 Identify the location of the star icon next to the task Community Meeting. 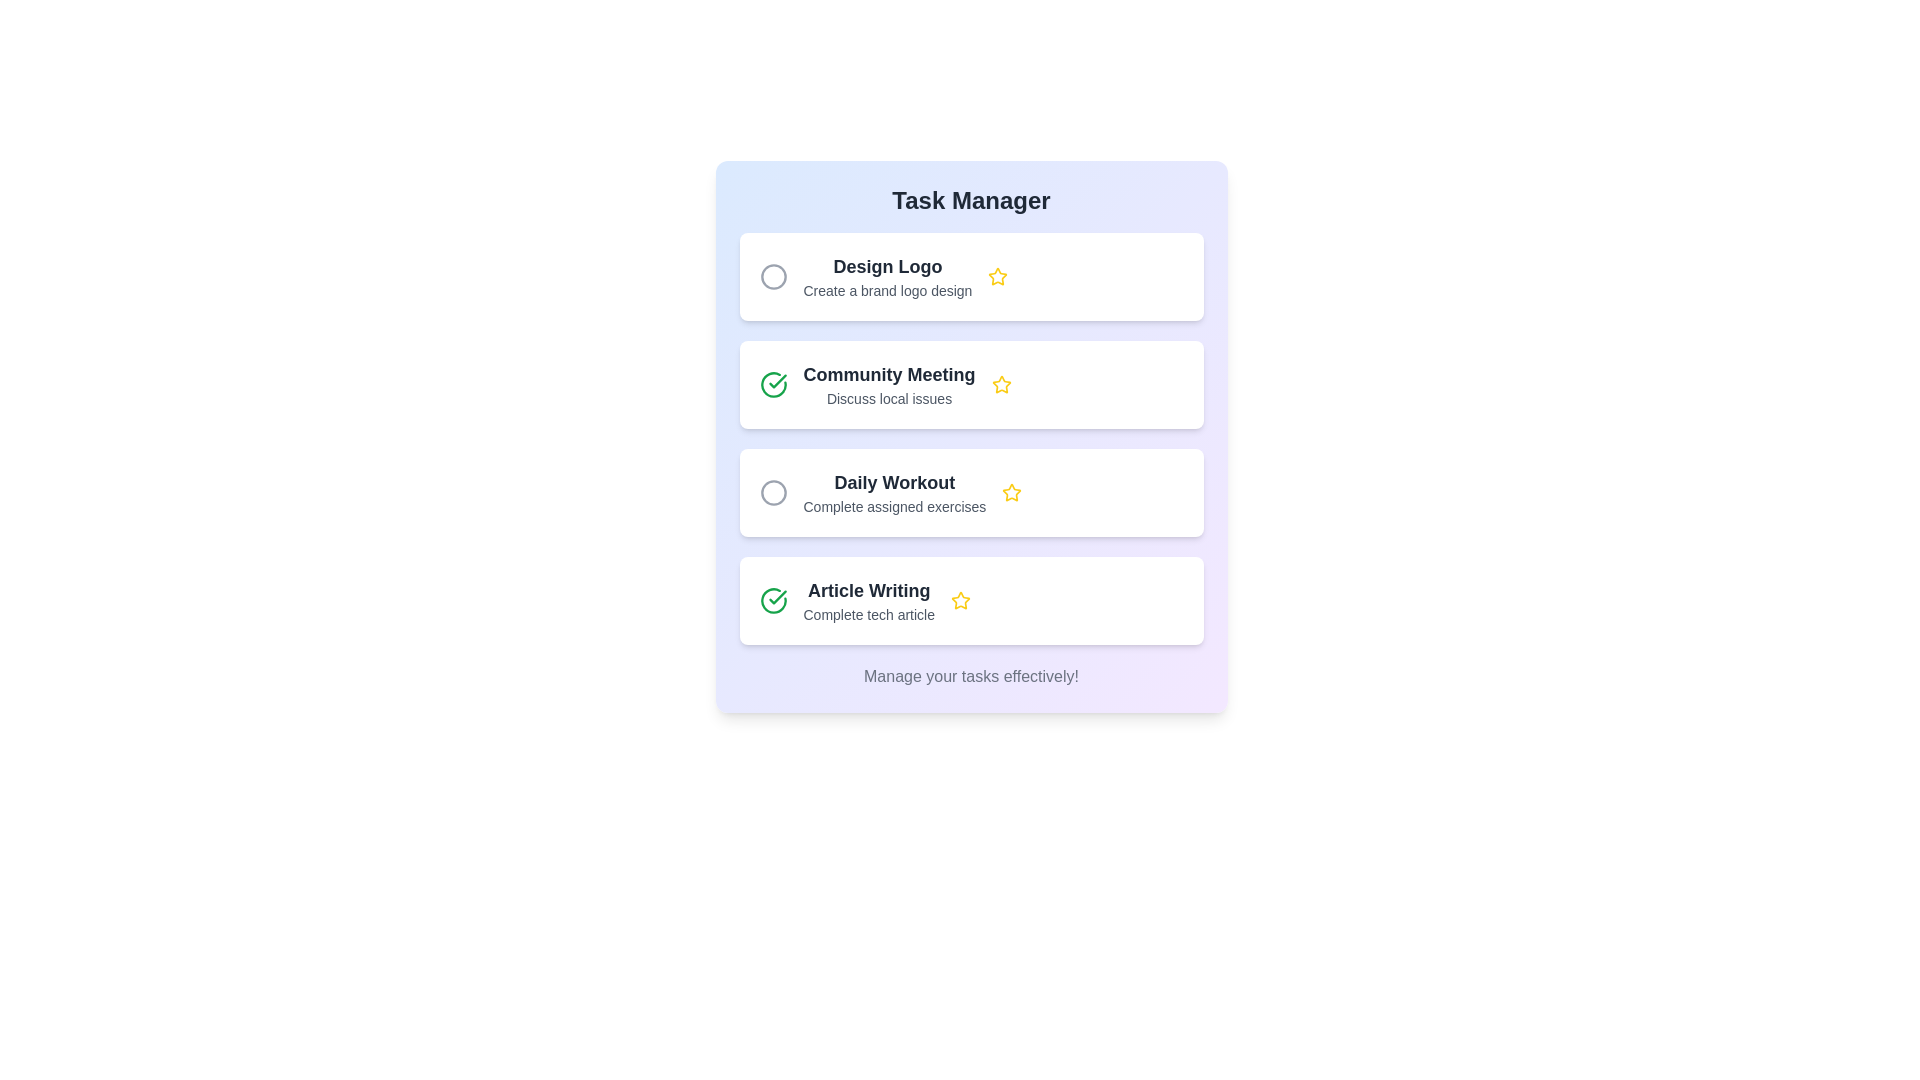
(1001, 385).